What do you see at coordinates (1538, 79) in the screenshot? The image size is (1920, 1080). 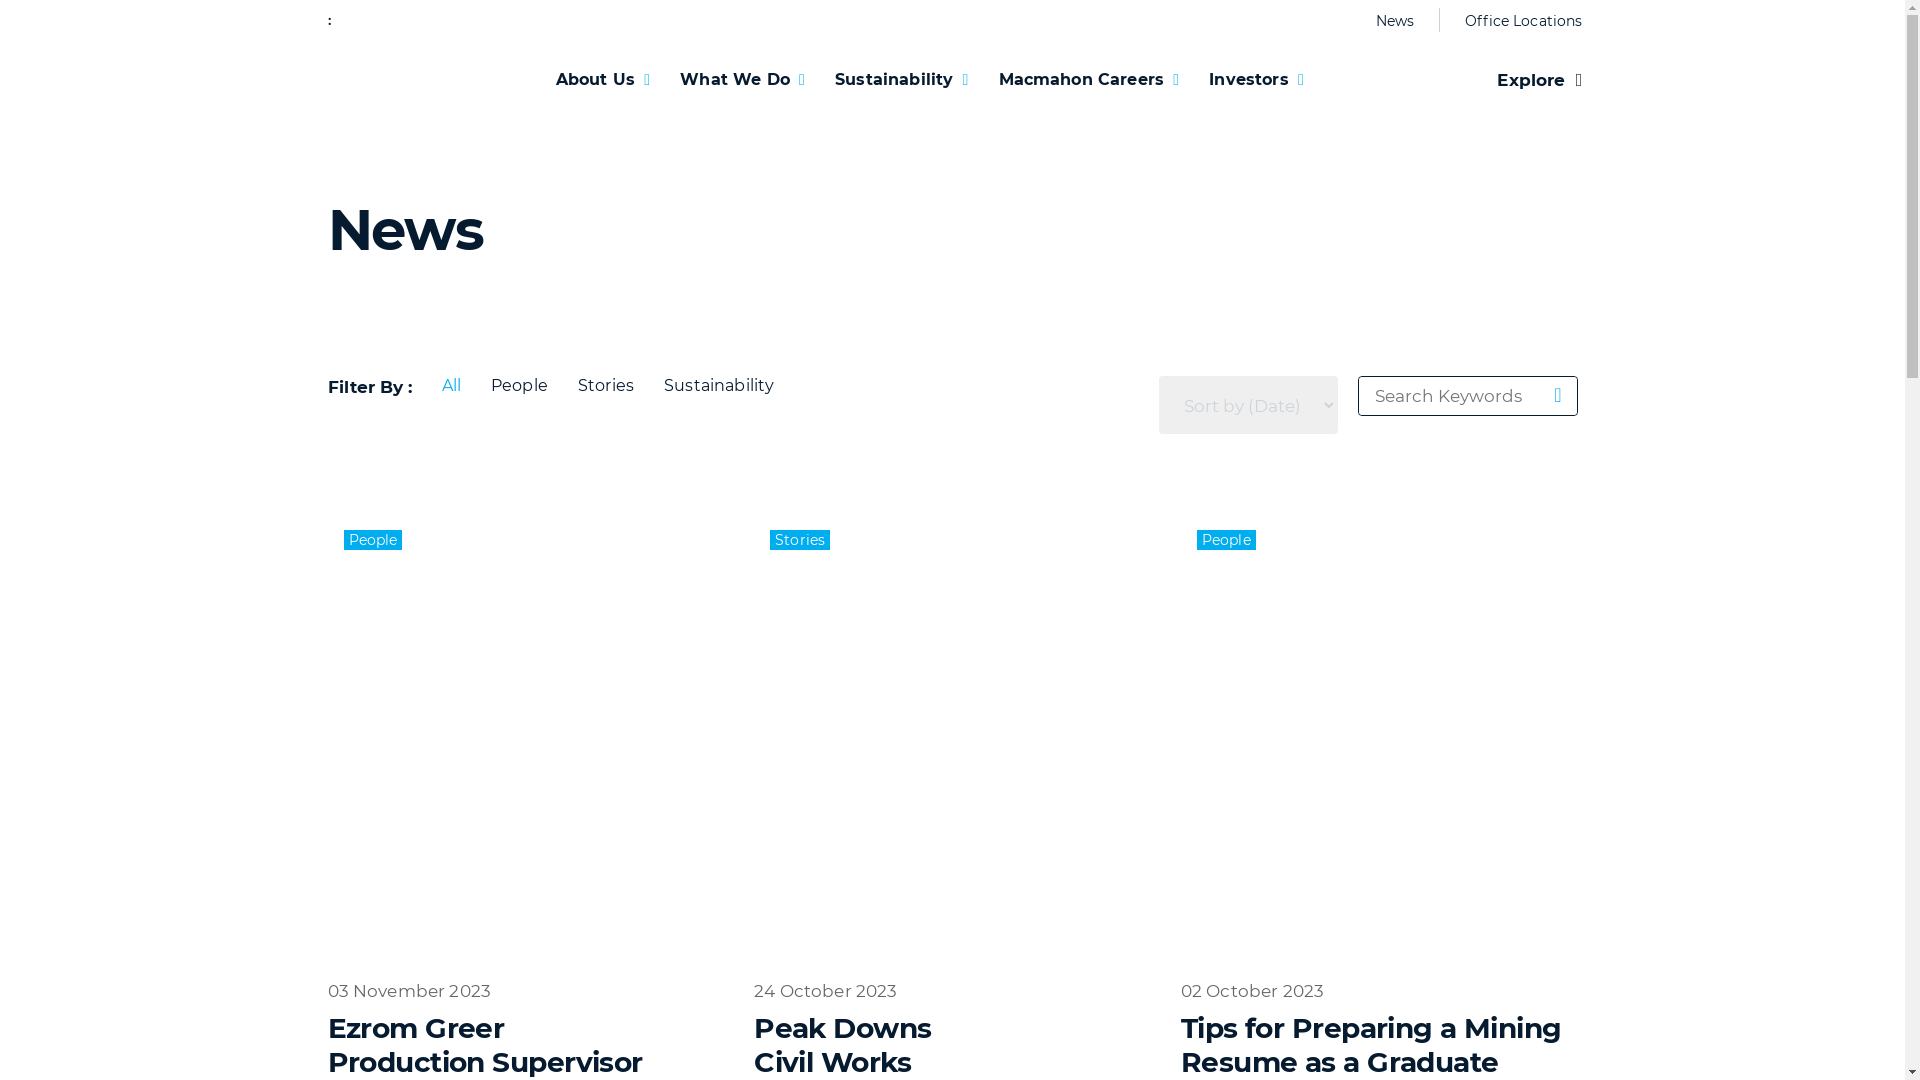 I see `'Explore'` at bounding box center [1538, 79].